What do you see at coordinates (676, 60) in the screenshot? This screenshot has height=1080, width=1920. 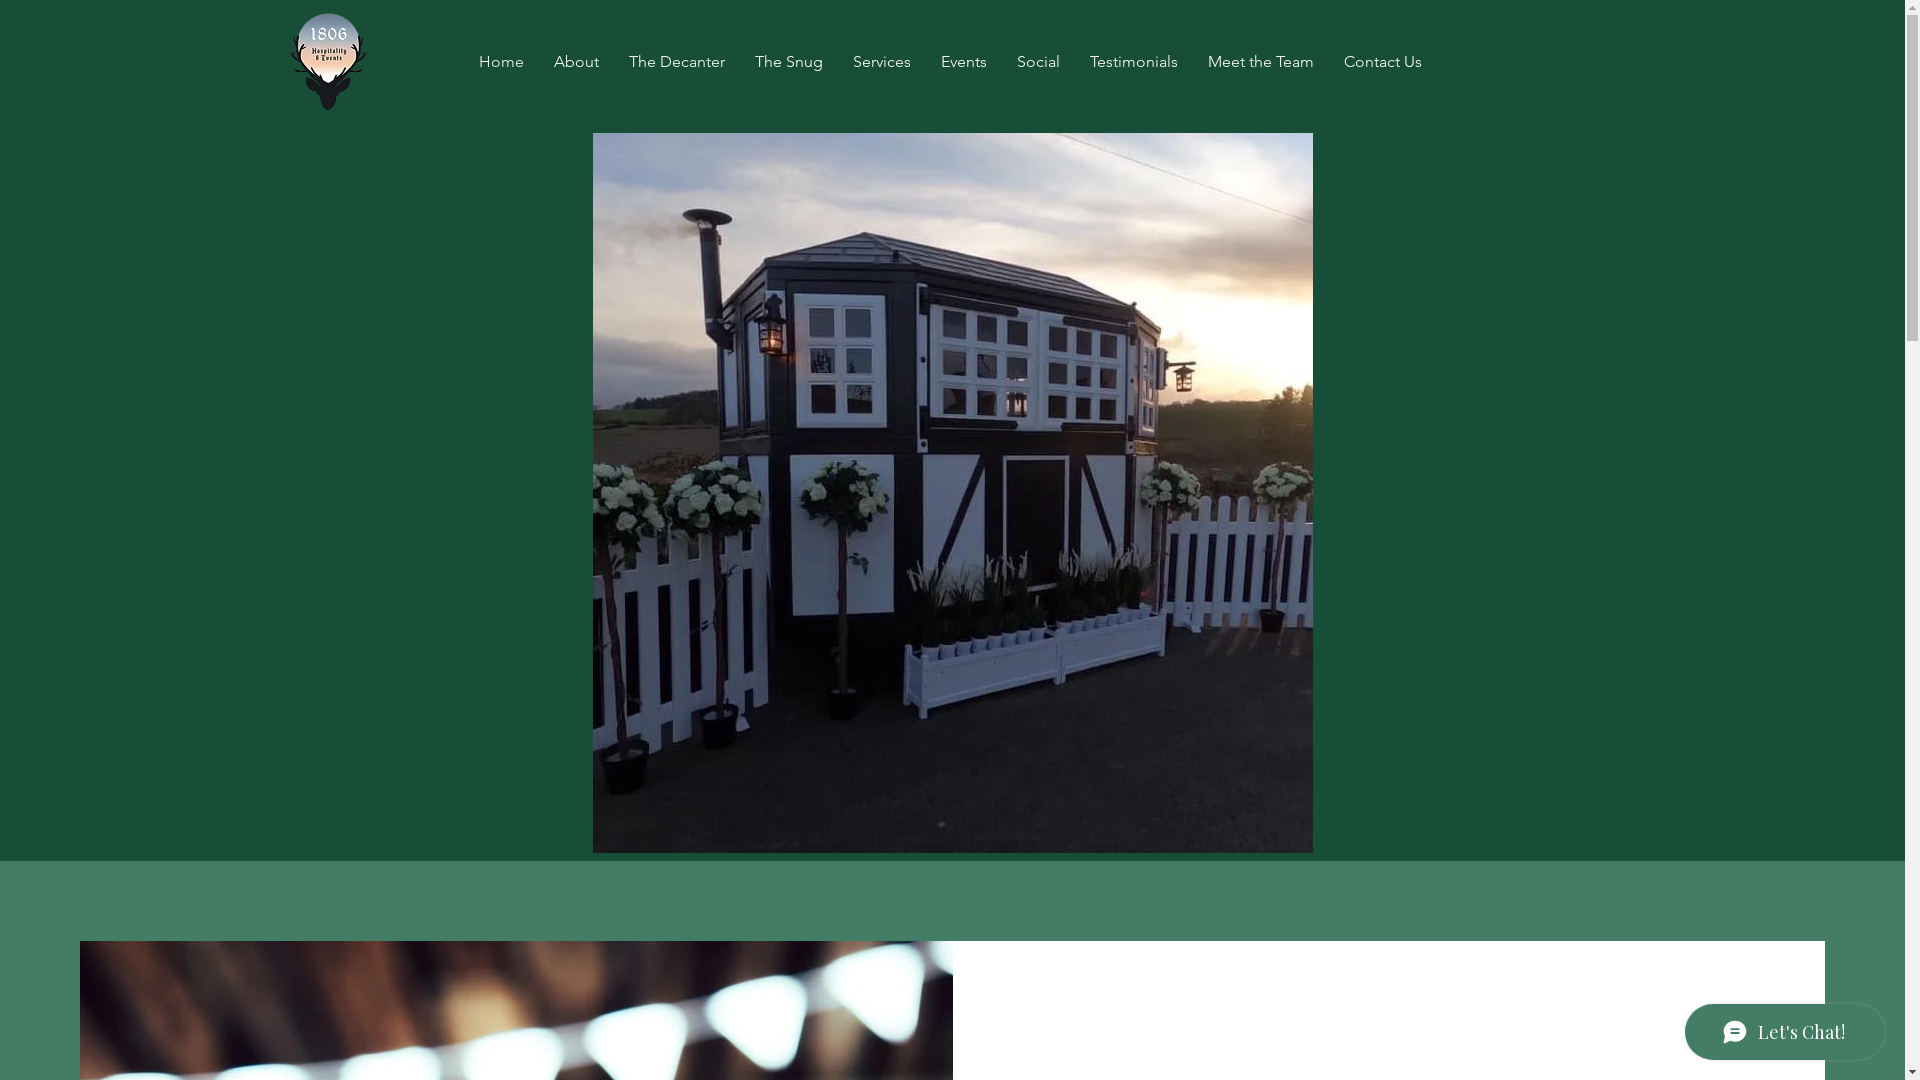 I see `'The Decanter'` at bounding box center [676, 60].